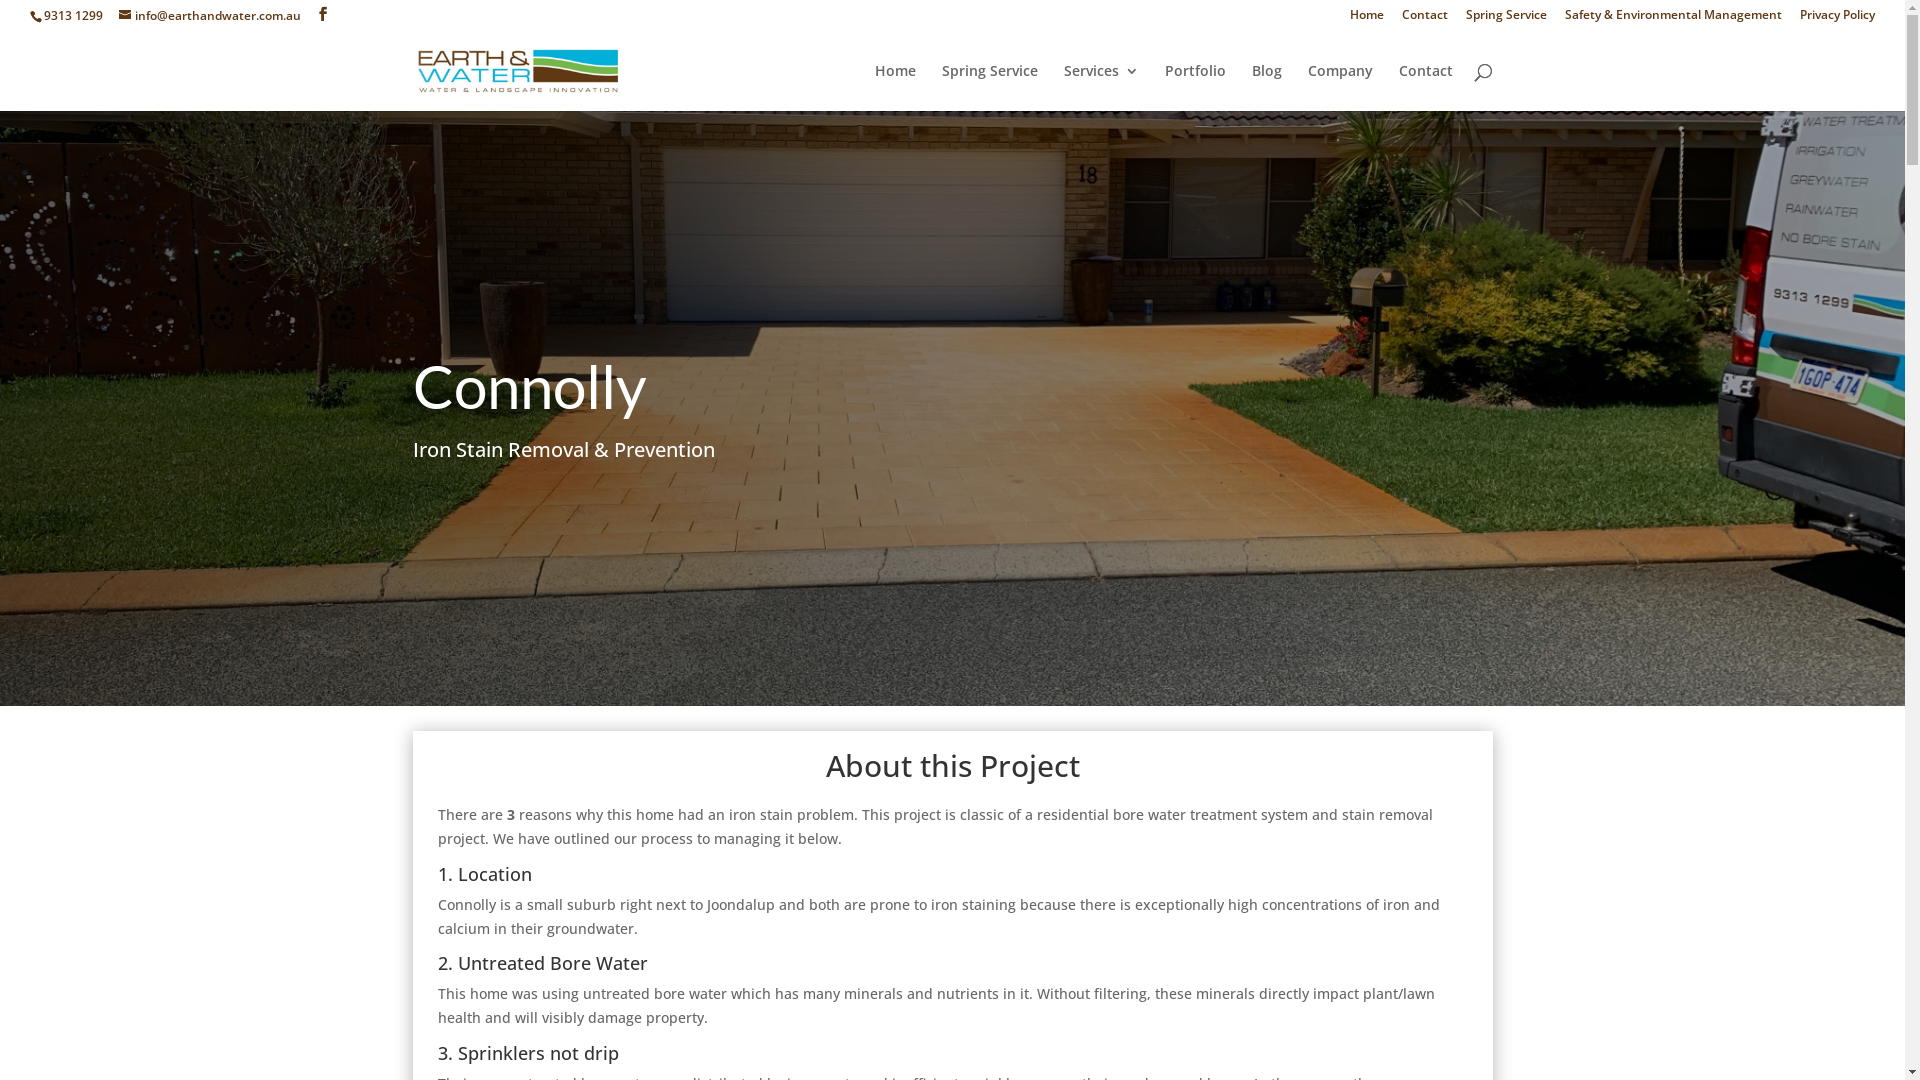  What do you see at coordinates (1673, 19) in the screenshot?
I see `'Safety & Environmental Management'` at bounding box center [1673, 19].